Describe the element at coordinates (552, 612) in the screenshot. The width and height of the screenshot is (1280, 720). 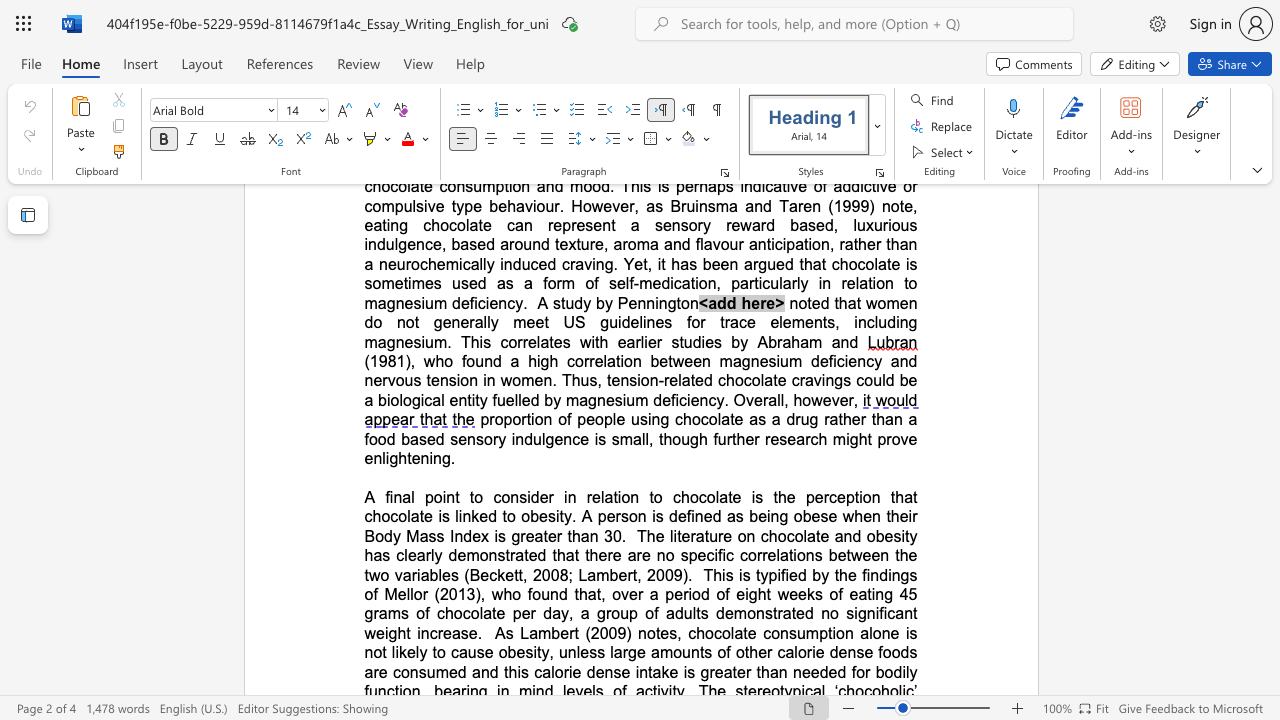
I see `the subset text "ay, a group of a" within the text "This is typified by the findings of Mellor (2013), who found that, over a period of eight weeks of eating 45 grams of chocolate per day, a group of adults"` at that location.